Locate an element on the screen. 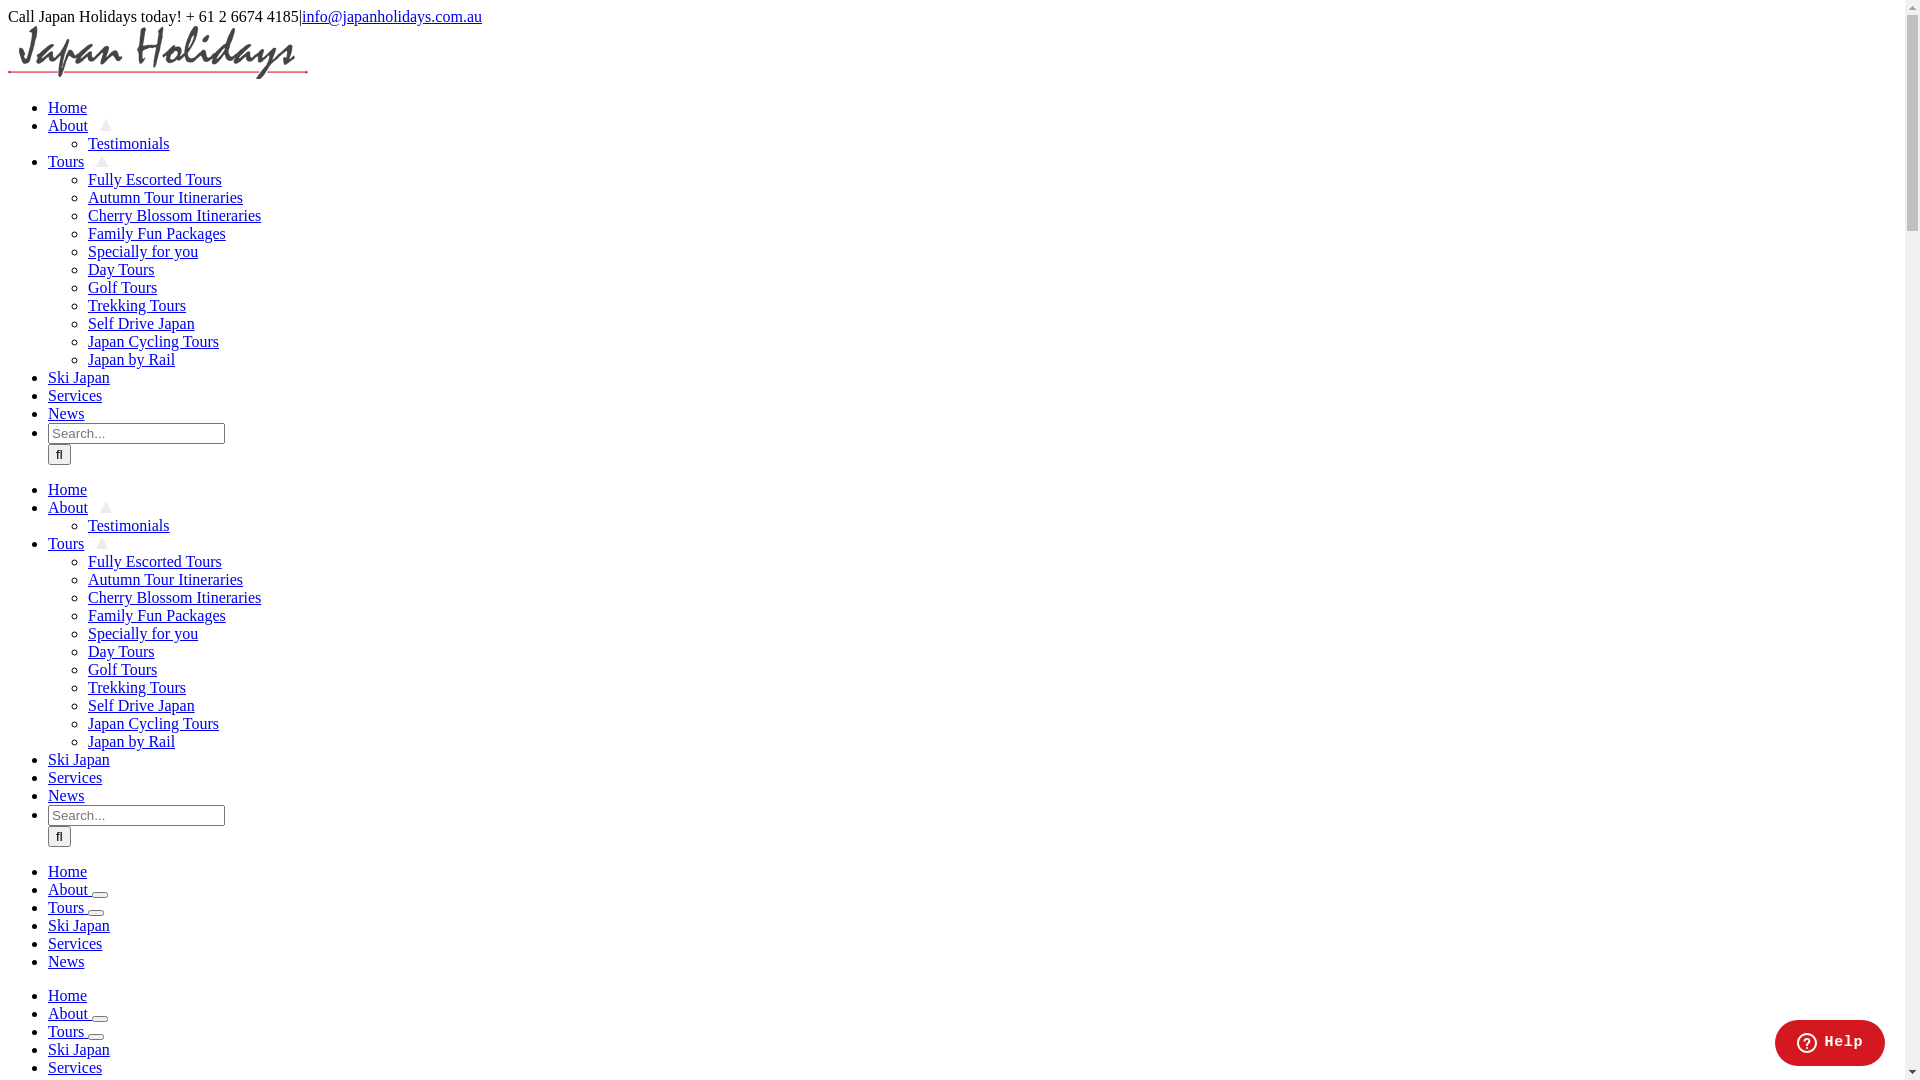 The width and height of the screenshot is (1920, 1080). 'Home' is located at coordinates (73, 107).